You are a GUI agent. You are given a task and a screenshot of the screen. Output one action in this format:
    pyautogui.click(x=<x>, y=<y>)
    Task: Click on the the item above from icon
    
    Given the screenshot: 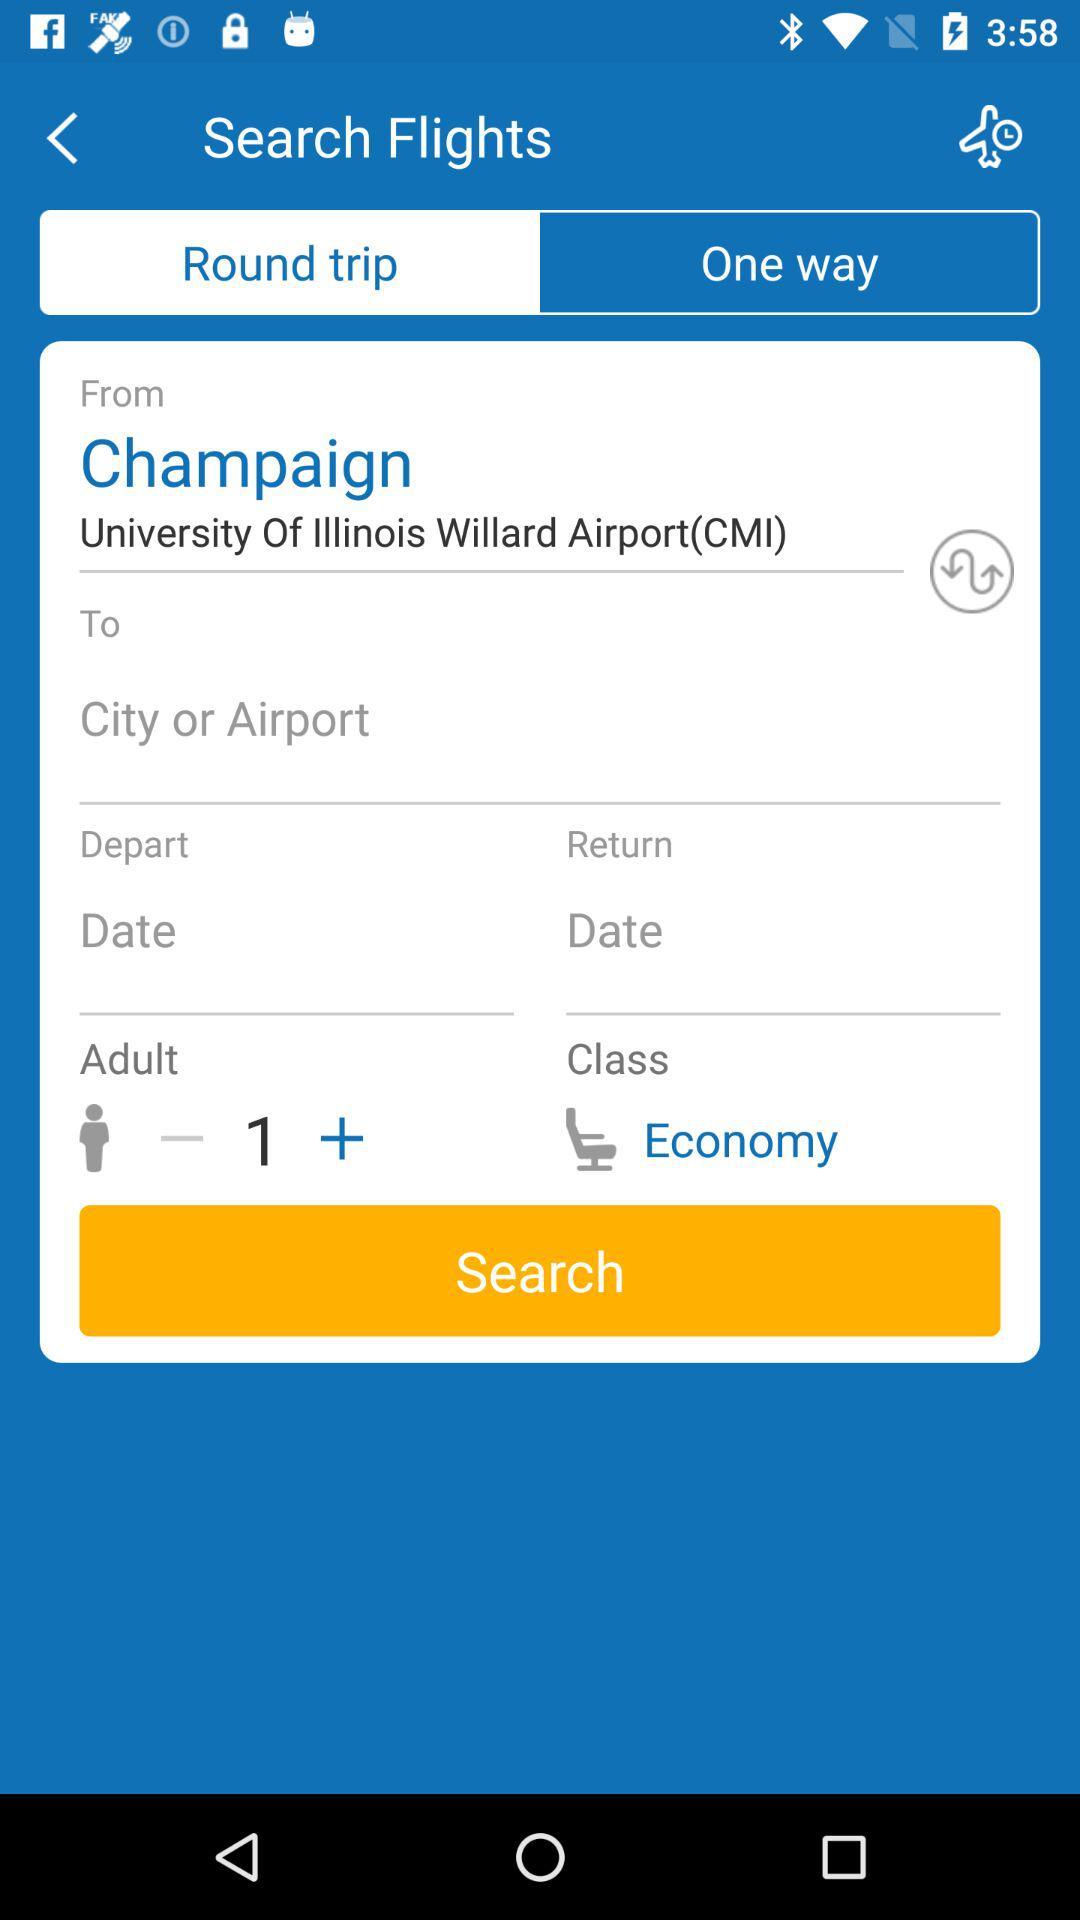 What is the action you would take?
    pyautogui.click(x=289, y=261)
    